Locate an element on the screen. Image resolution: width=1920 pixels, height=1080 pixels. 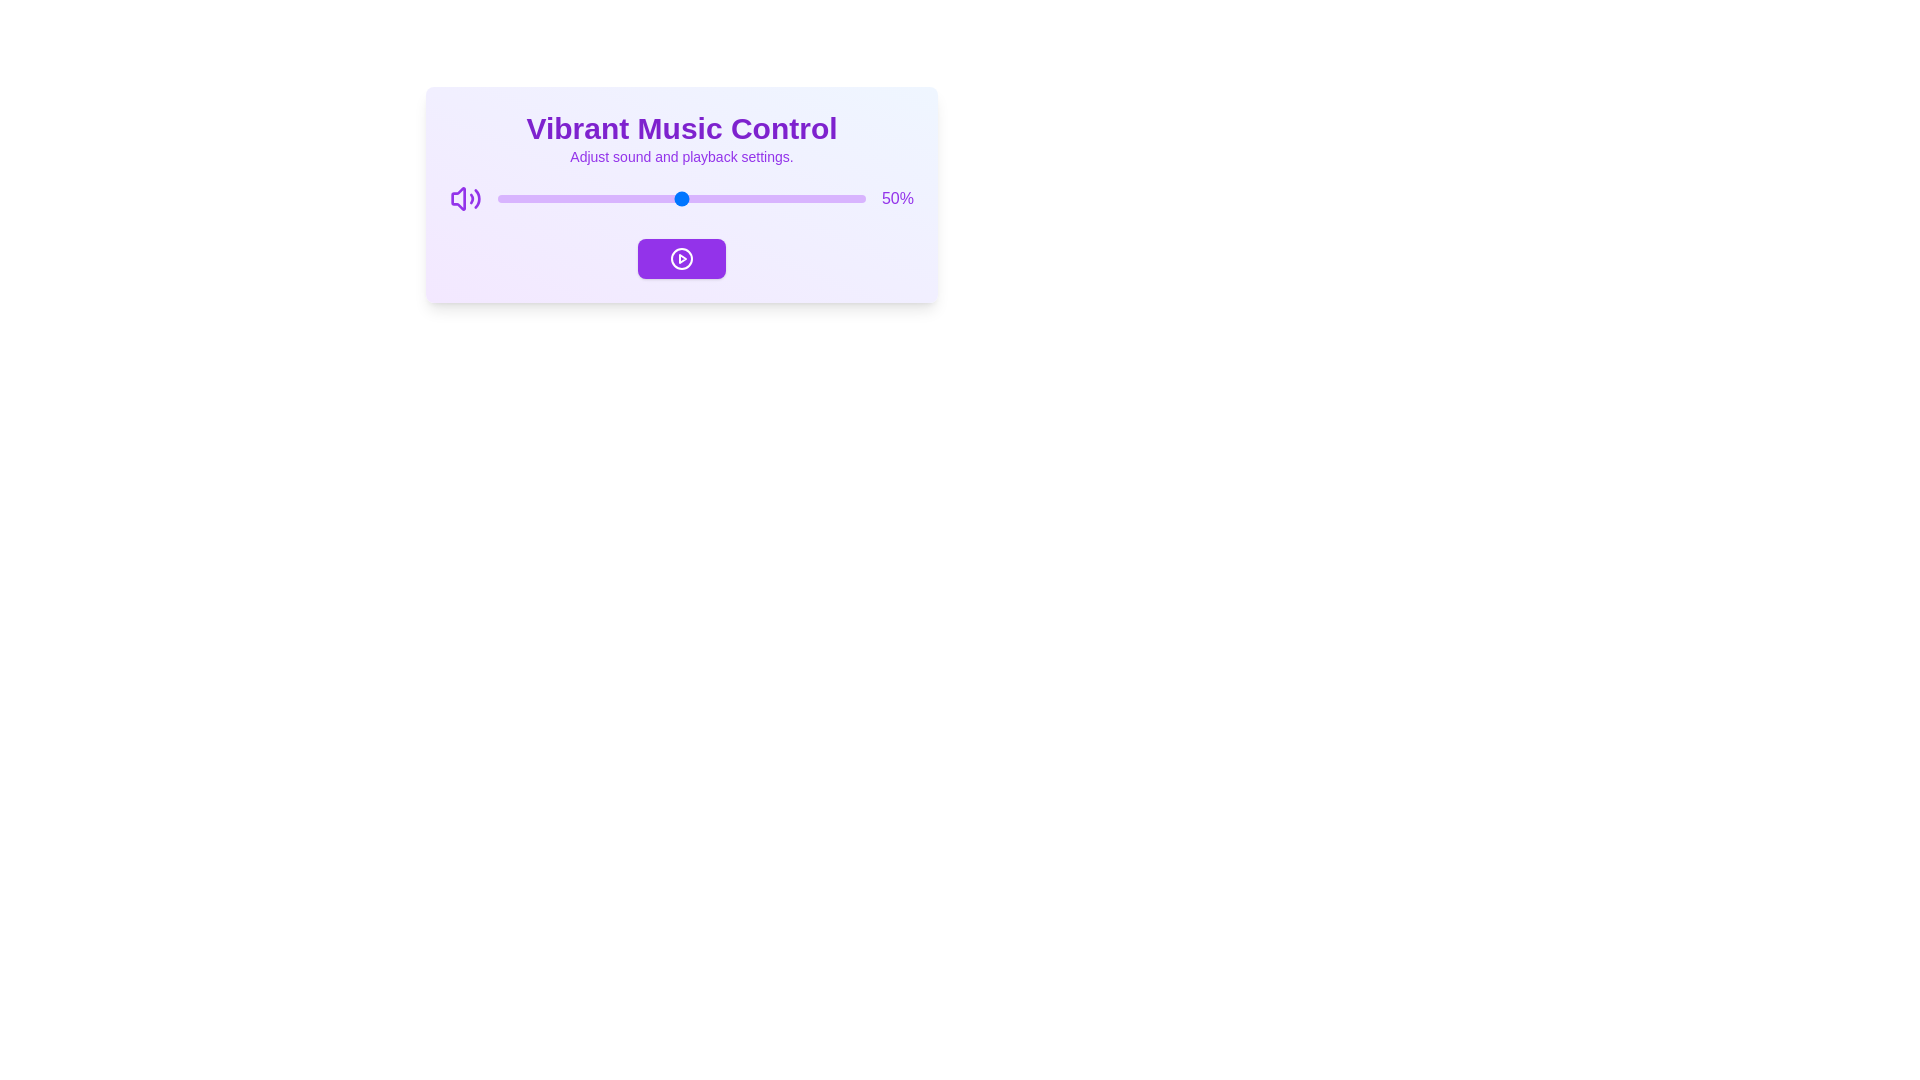
the volume slider to 77% is located at coordinates (779, 199).